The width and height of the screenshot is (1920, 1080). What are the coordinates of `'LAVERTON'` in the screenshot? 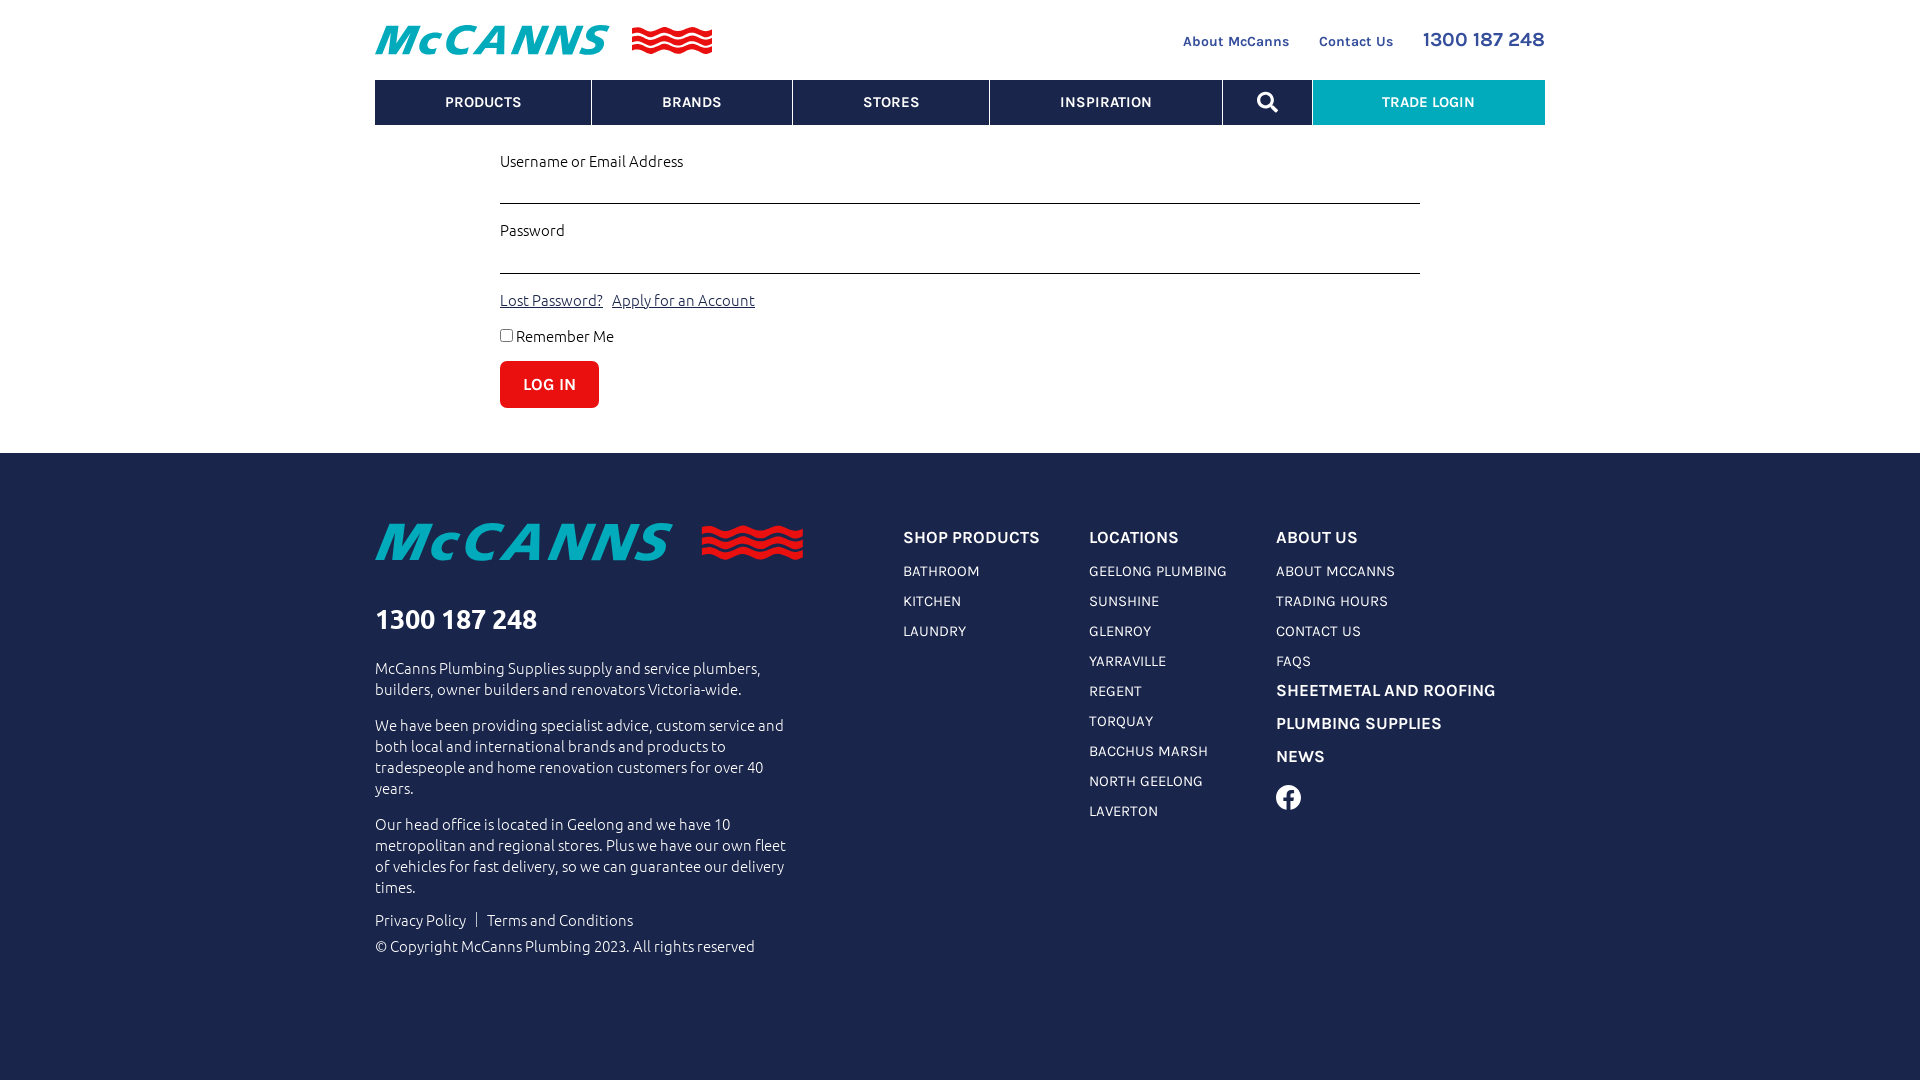 It's located at (1123, 810).